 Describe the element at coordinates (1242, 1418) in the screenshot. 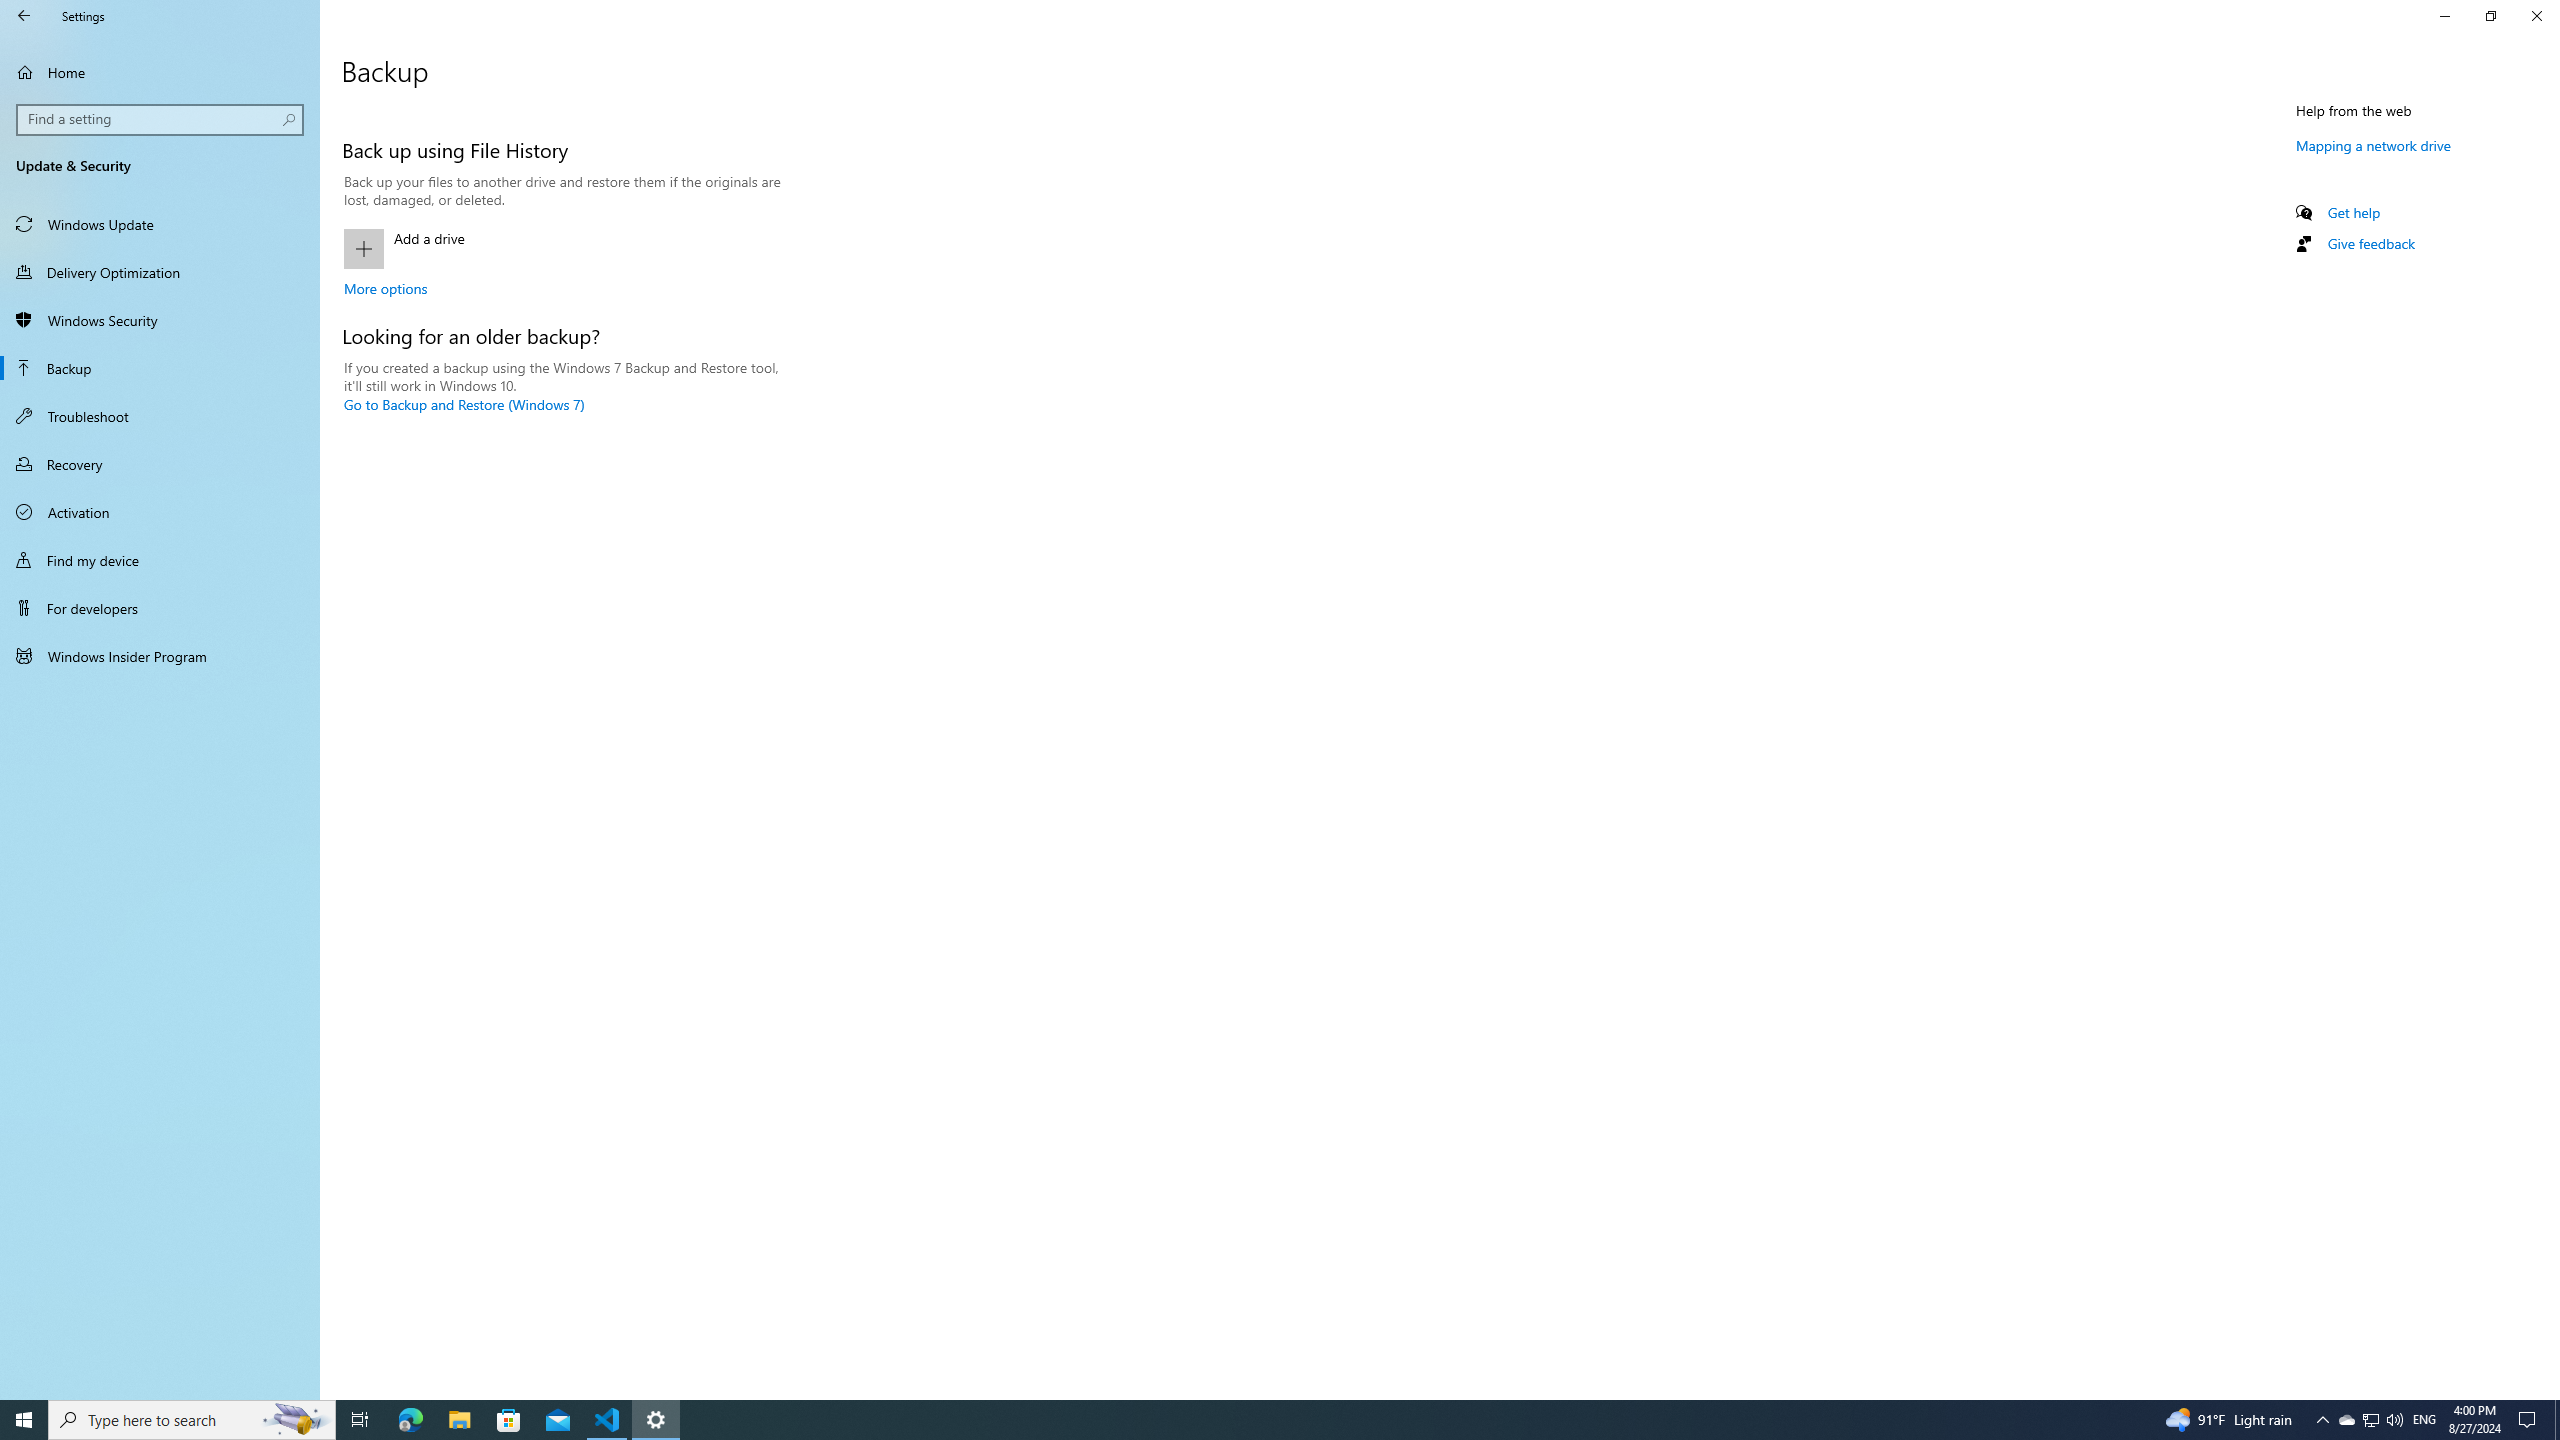

I see `'Running applications'` at that location.